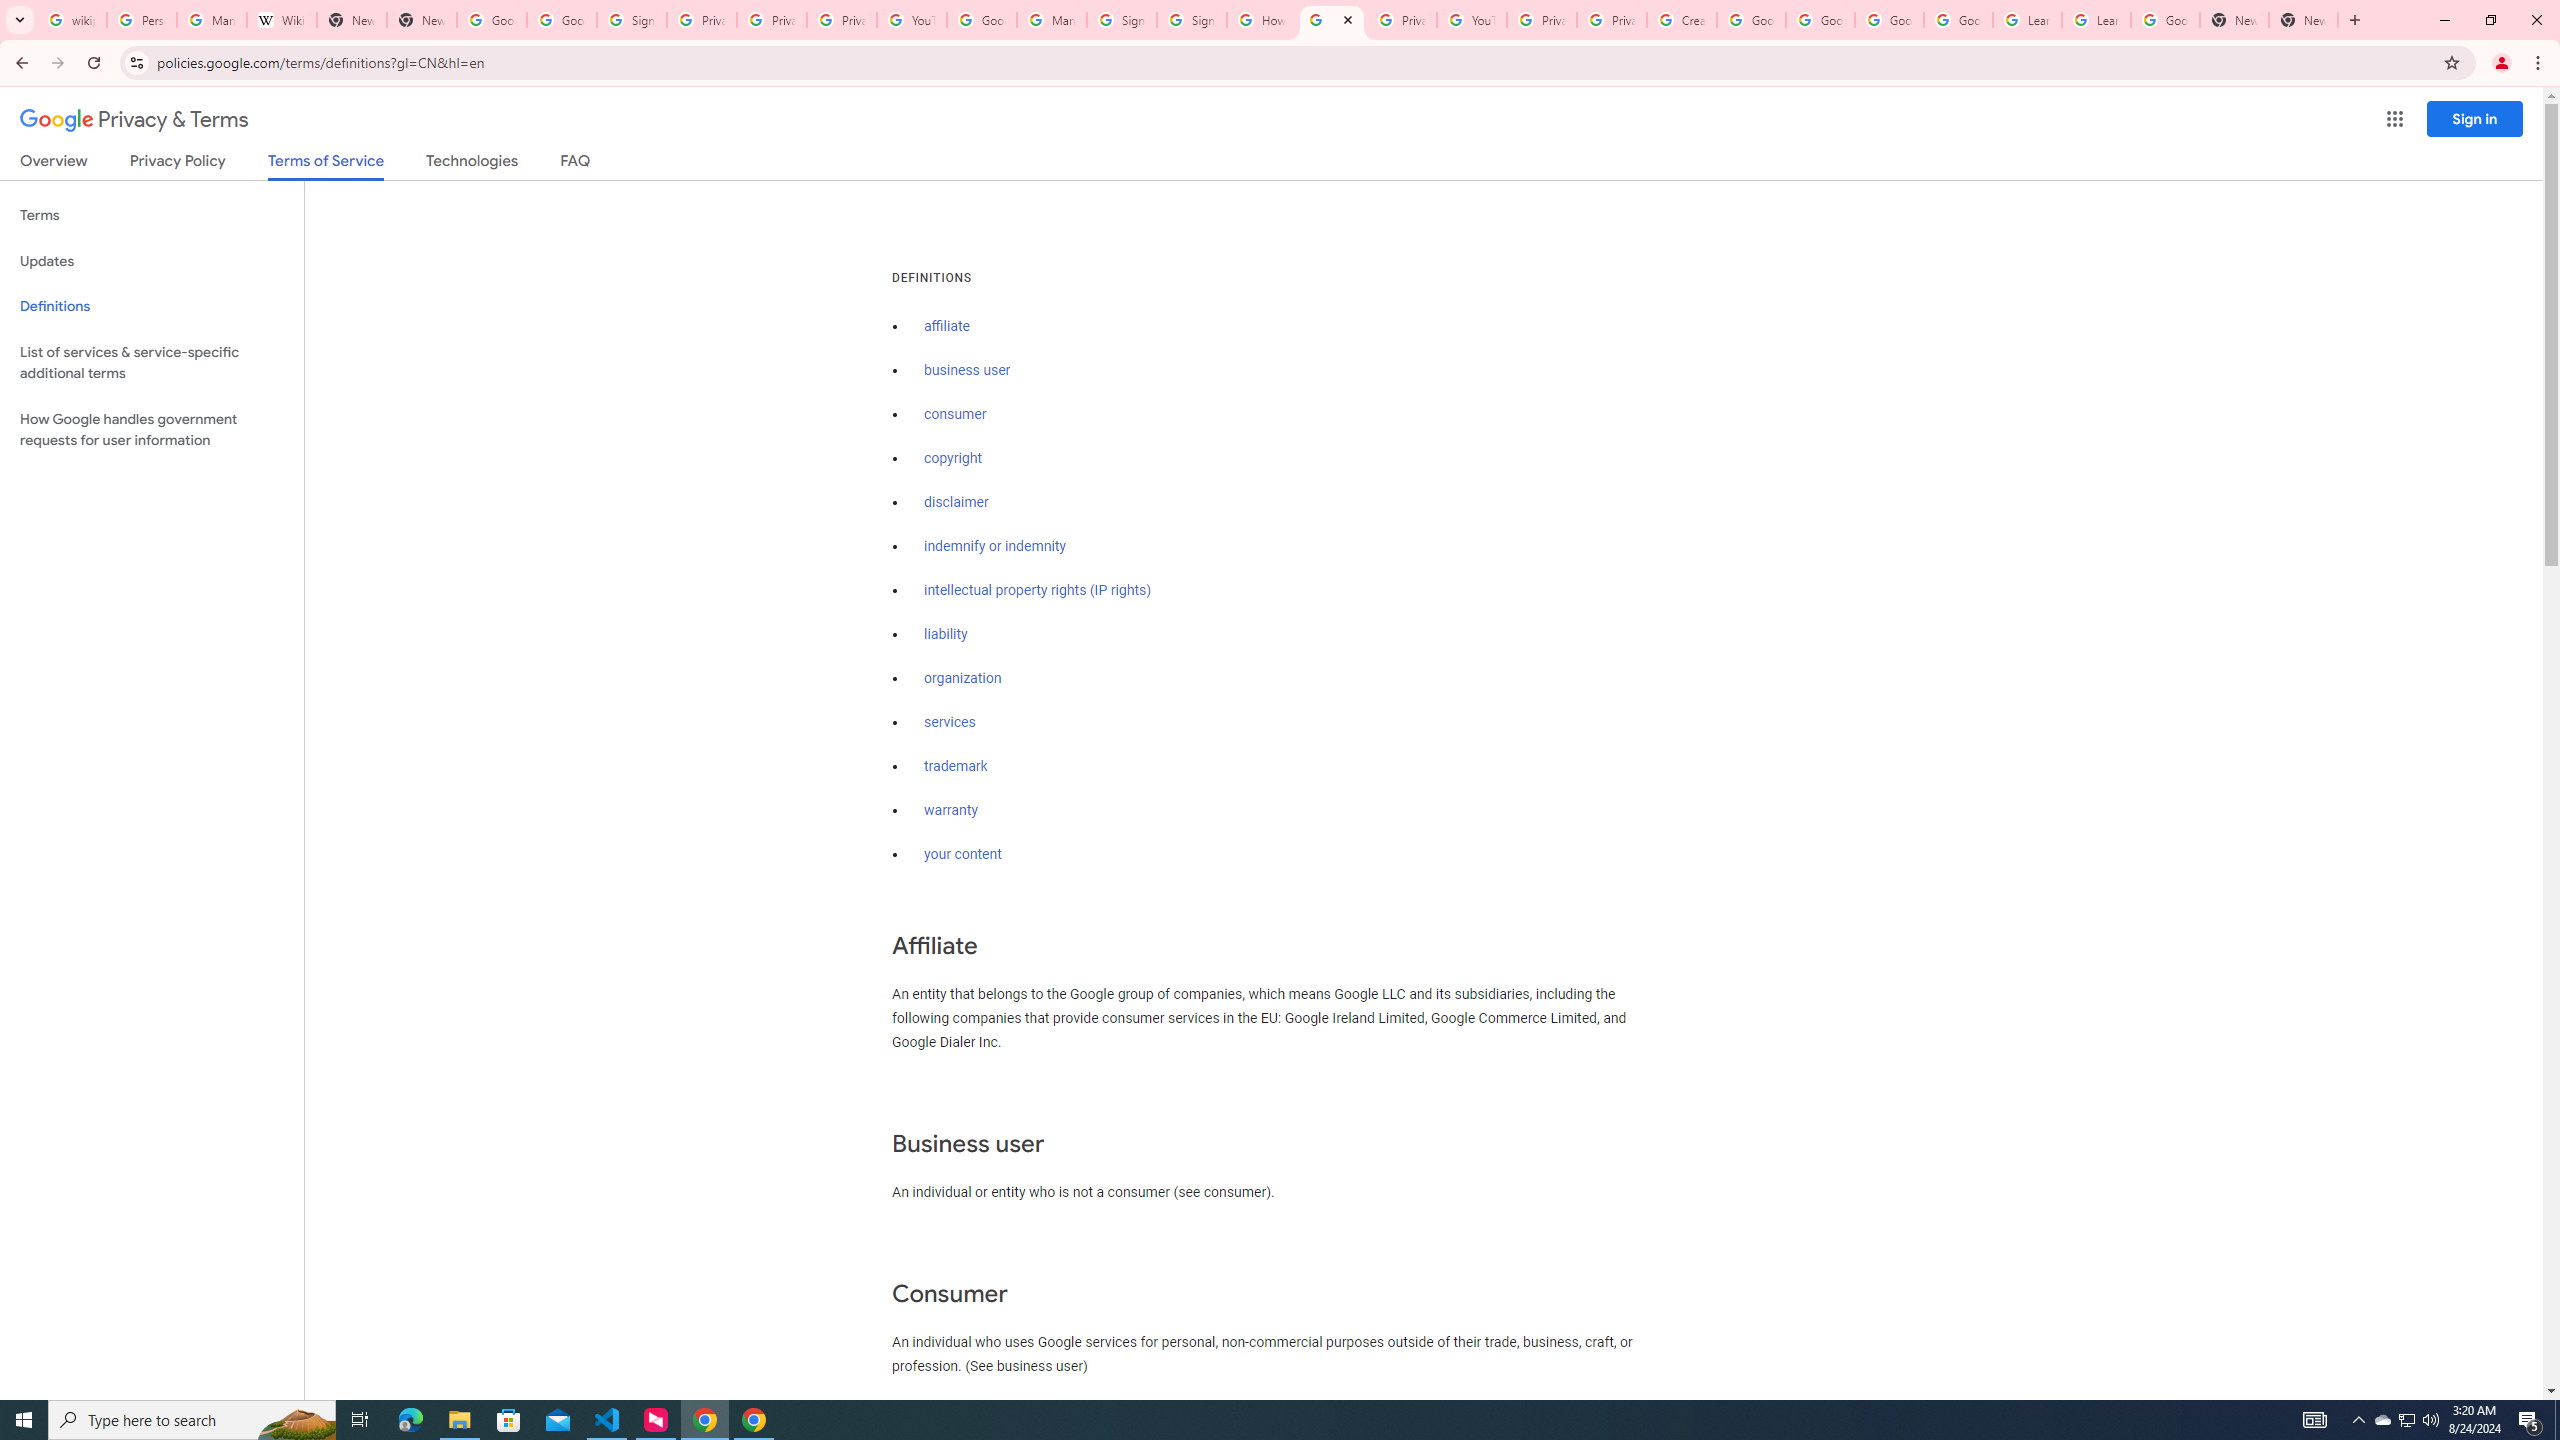  I want to click on 'Google Drive: Sign-in', so click(560, 19).